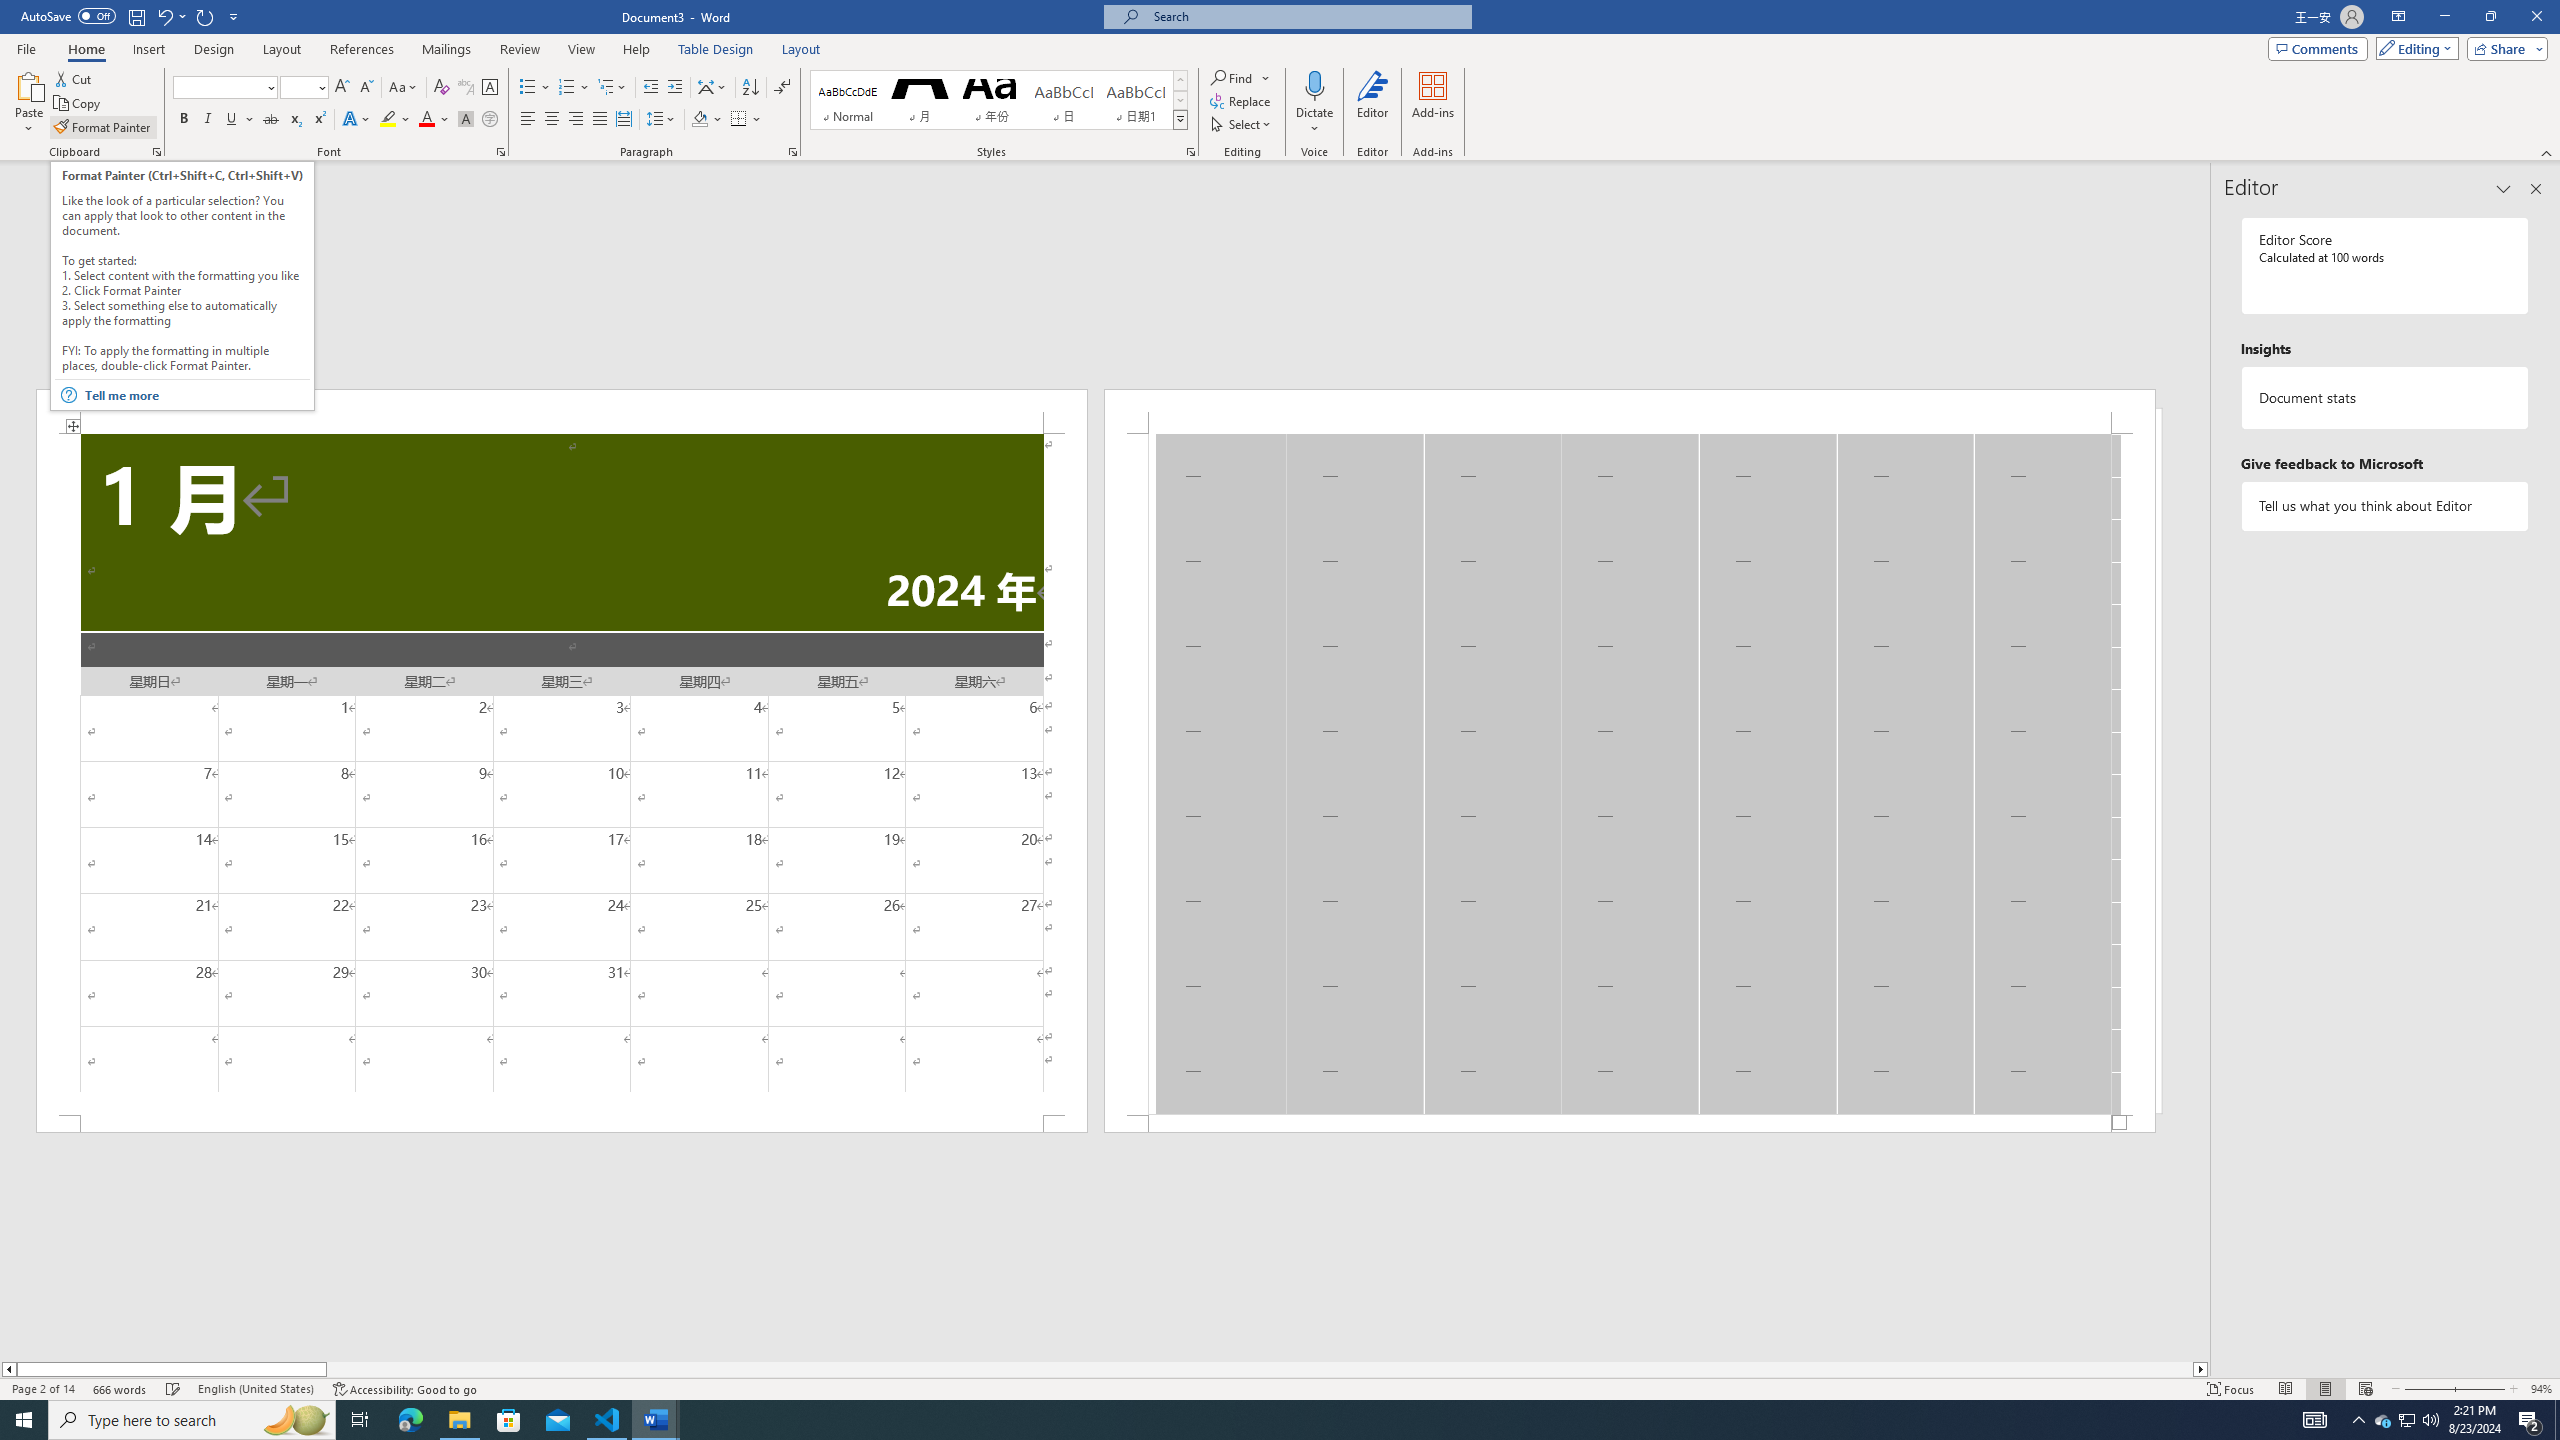 The width and height of the screenshot is (2560, 1440). Describe the element at coordinates (560, 773) in the screenshot. I see `'Page 1 content'` at that location.